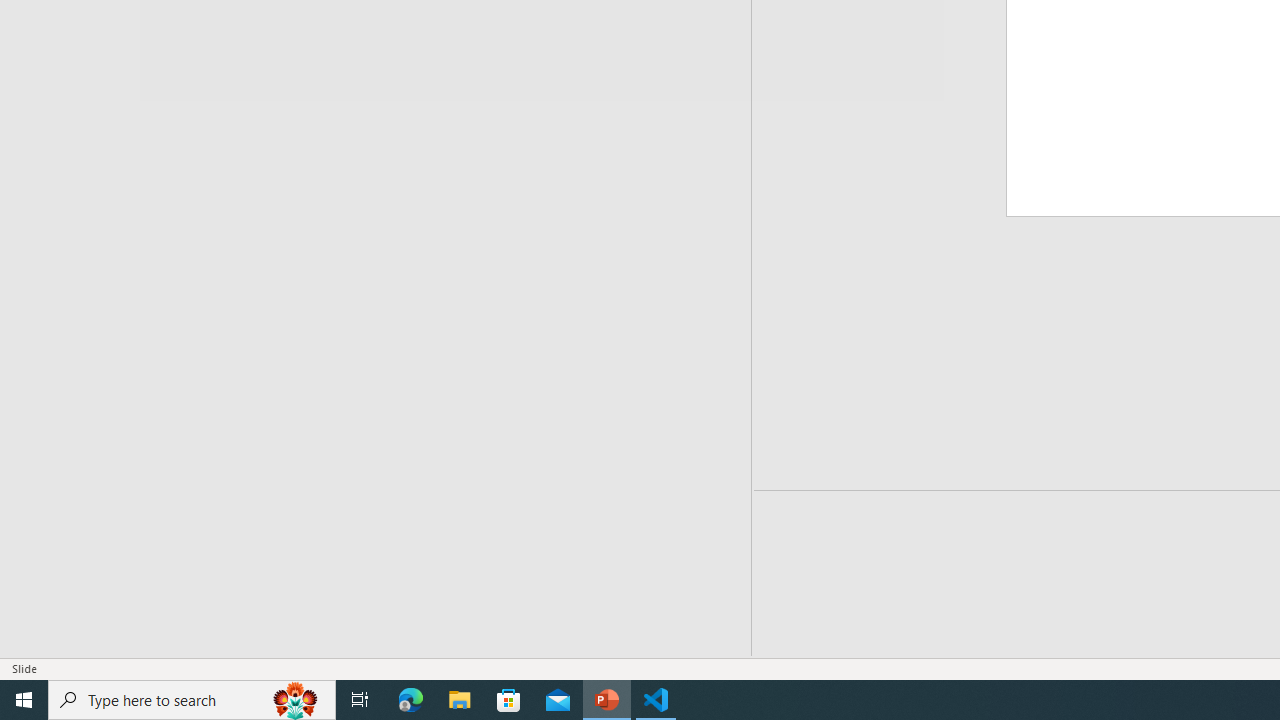 Image resolution: width=1280 pixels, height=720 pixels. I want to click on 'PowerPoint - 1 running window', so click(606, 698).